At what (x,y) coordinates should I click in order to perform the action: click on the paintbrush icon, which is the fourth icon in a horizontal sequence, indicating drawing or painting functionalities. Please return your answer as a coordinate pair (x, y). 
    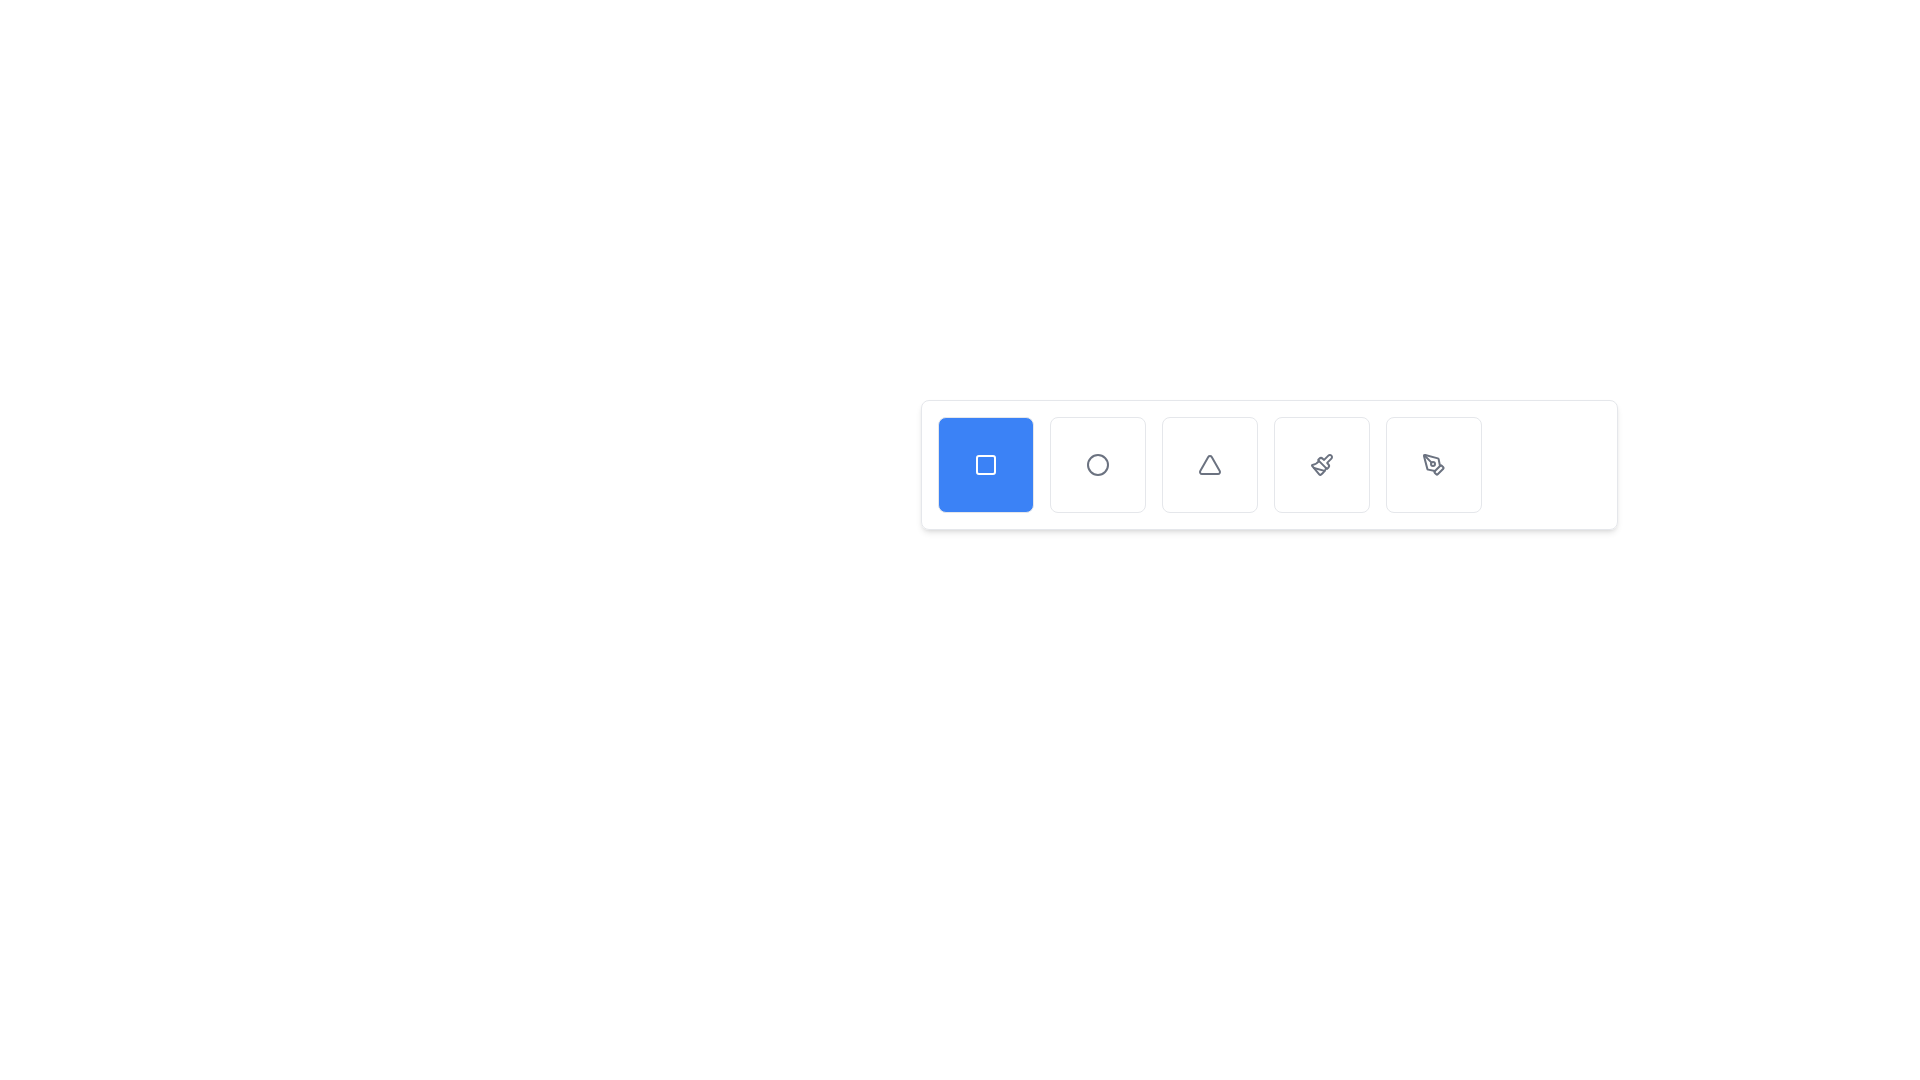
    Looking at the image, I should click on (1325, 461).